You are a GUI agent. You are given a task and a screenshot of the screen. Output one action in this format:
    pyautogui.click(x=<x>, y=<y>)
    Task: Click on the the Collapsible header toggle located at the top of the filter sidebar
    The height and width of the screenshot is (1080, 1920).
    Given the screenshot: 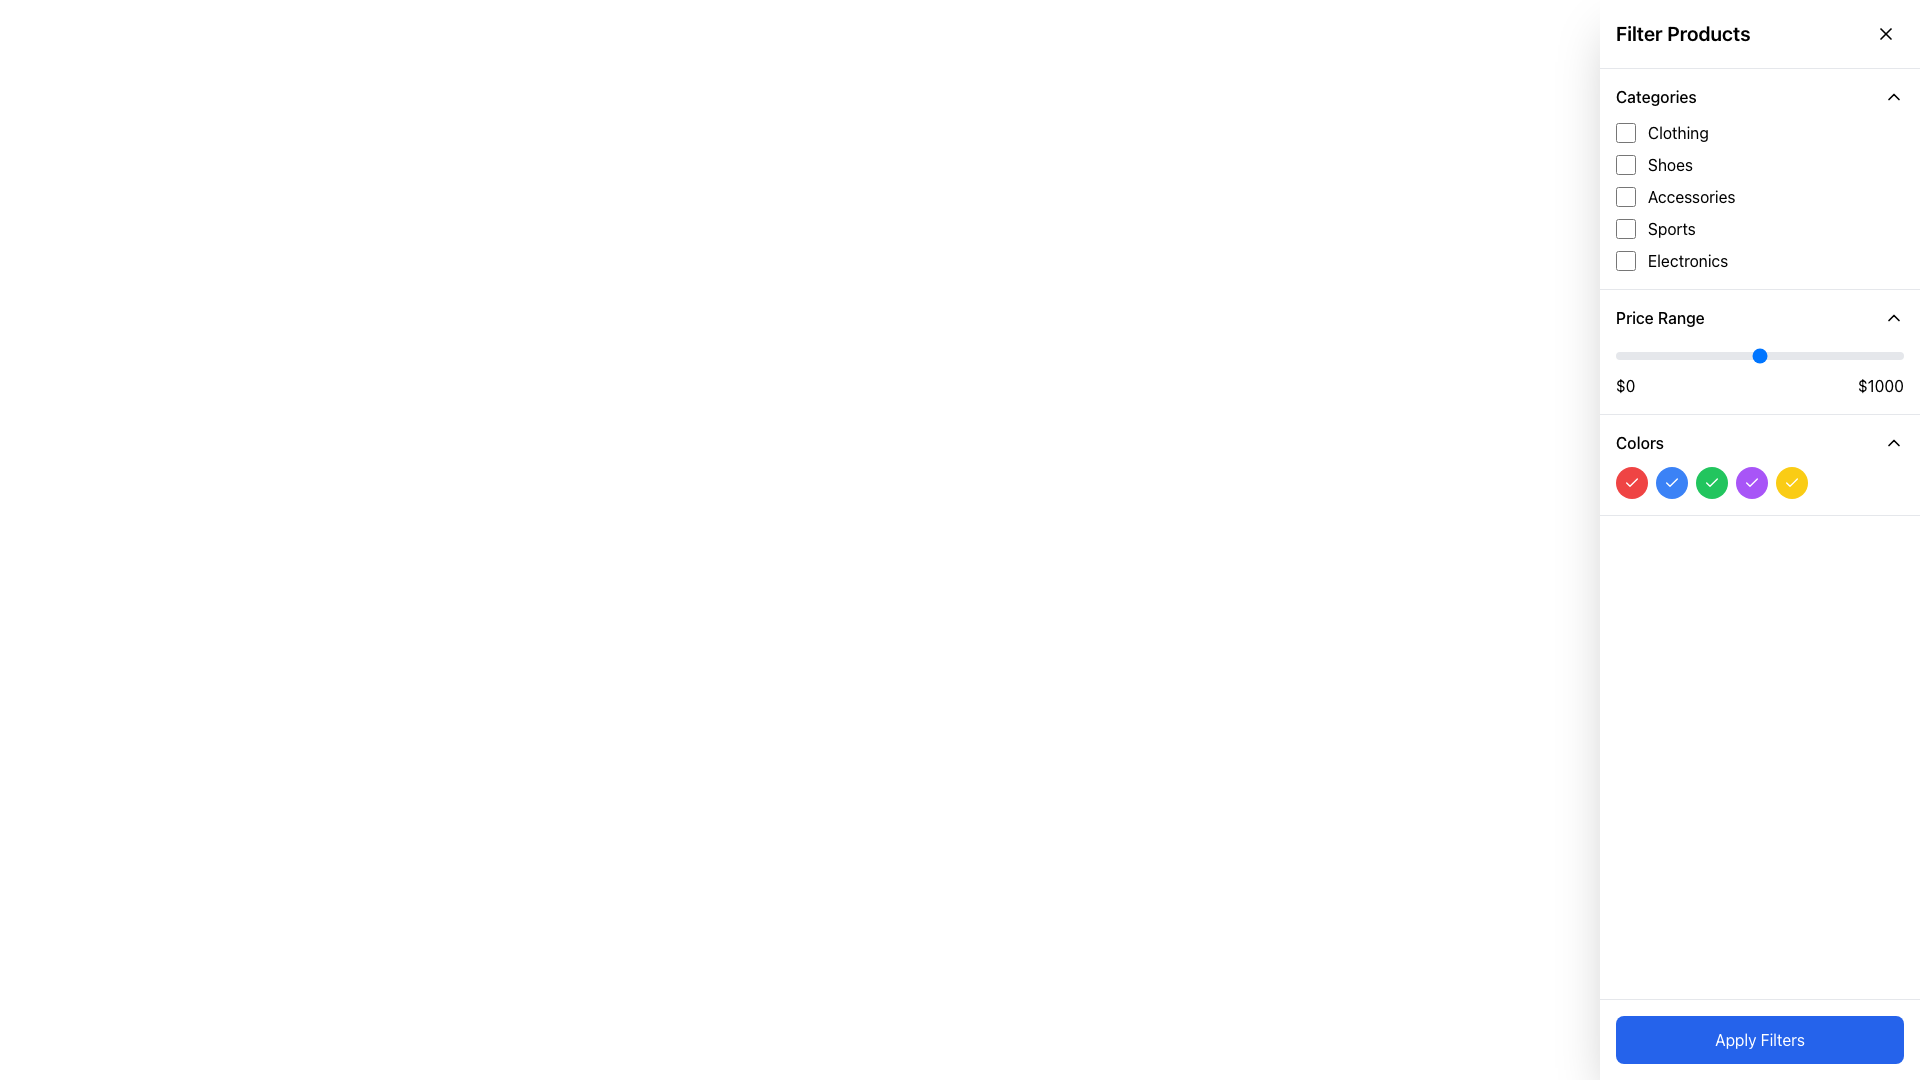 What is the action you would take?
    pyautogui.click(x=1760, y=96)
    